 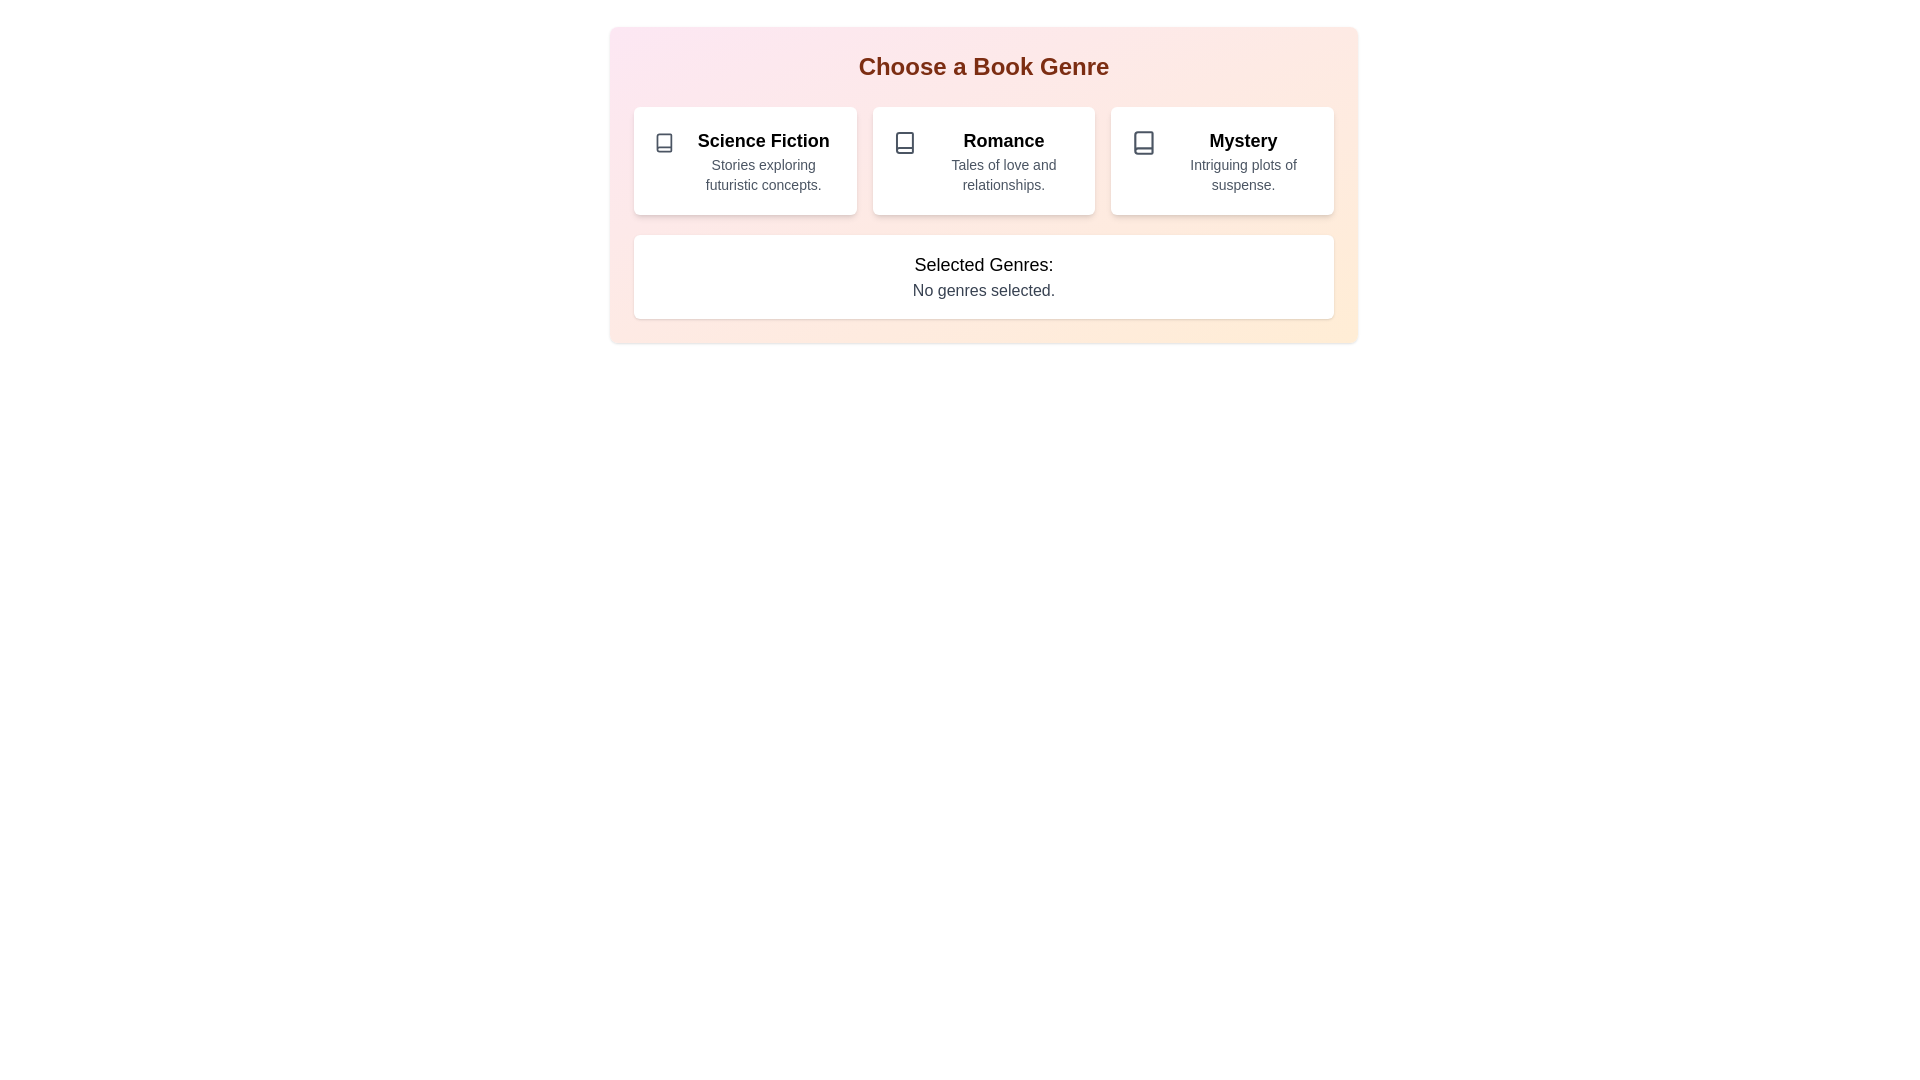 I want to click on the text display box that shows selected genres, currently indicating no genres have been selected, so click(x=983, y=277).